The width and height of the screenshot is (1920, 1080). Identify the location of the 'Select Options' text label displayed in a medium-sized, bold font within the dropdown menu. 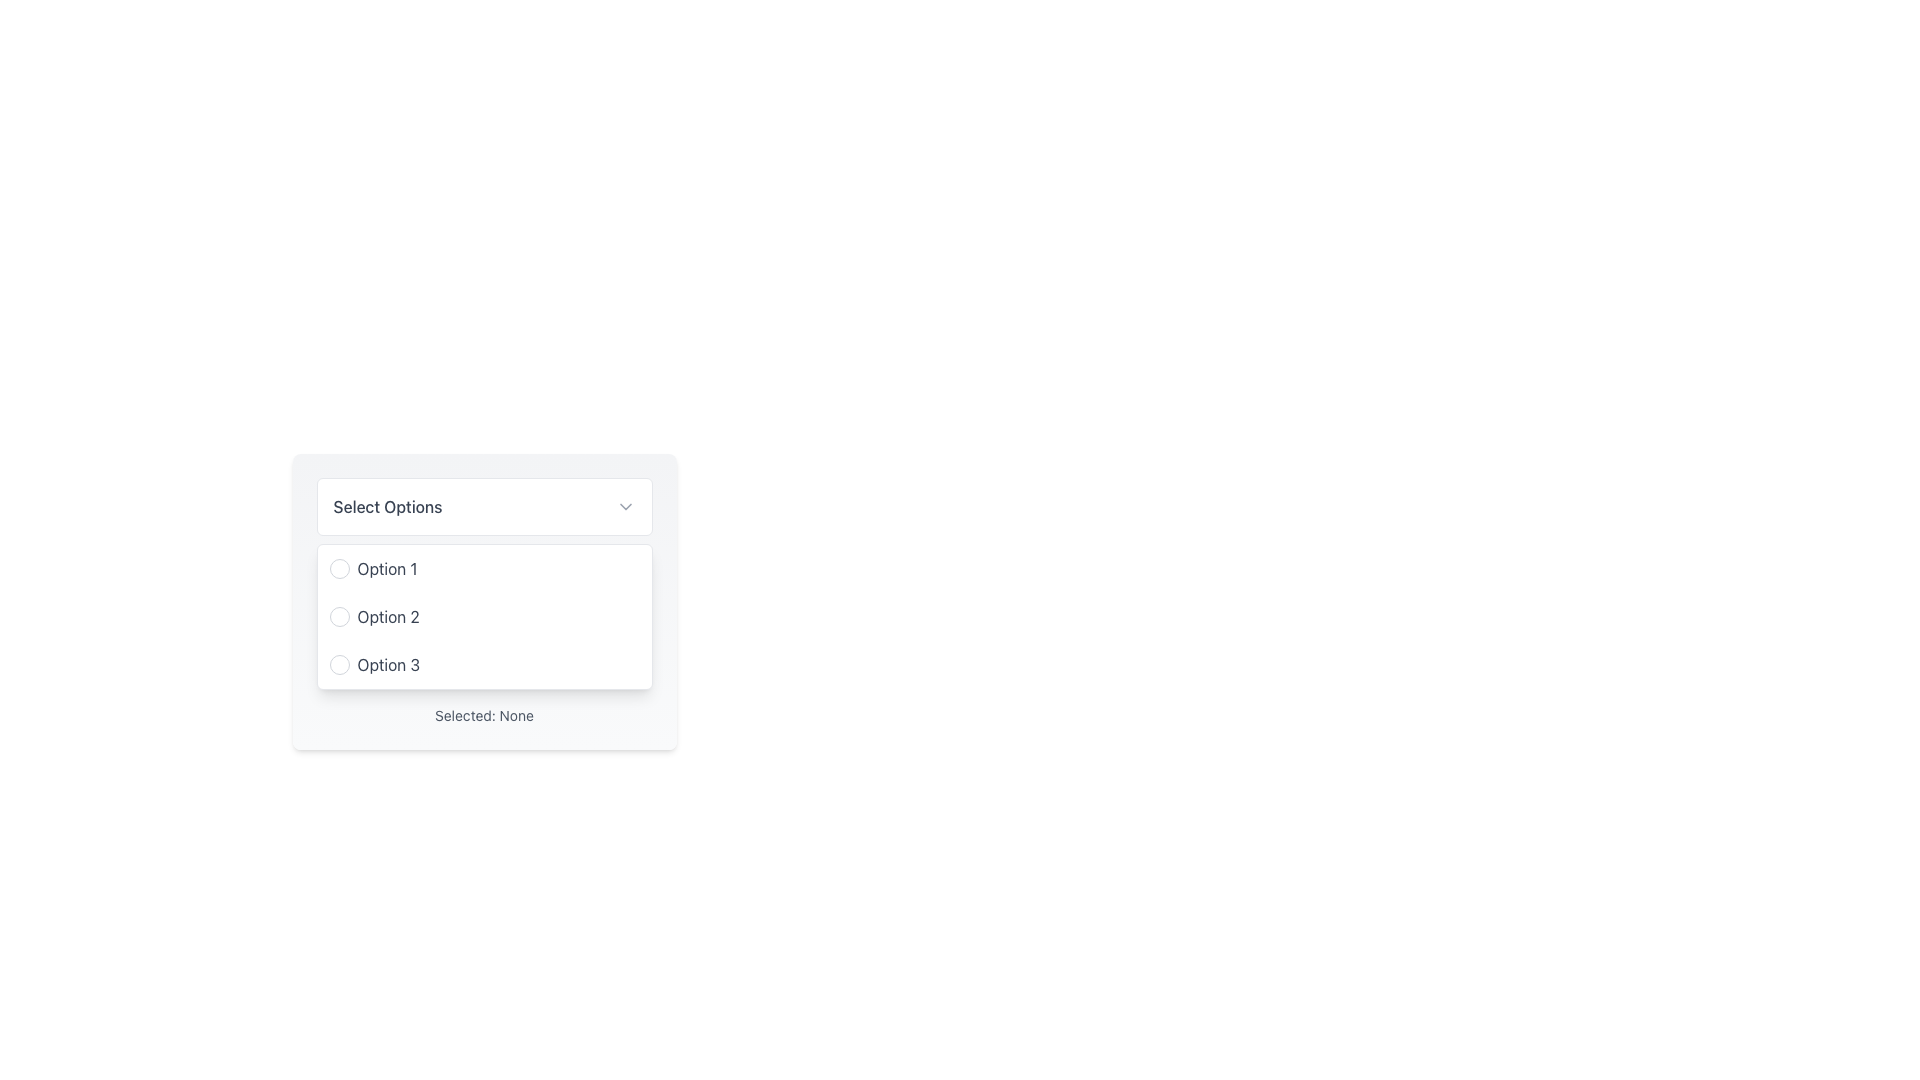
(388, 505).